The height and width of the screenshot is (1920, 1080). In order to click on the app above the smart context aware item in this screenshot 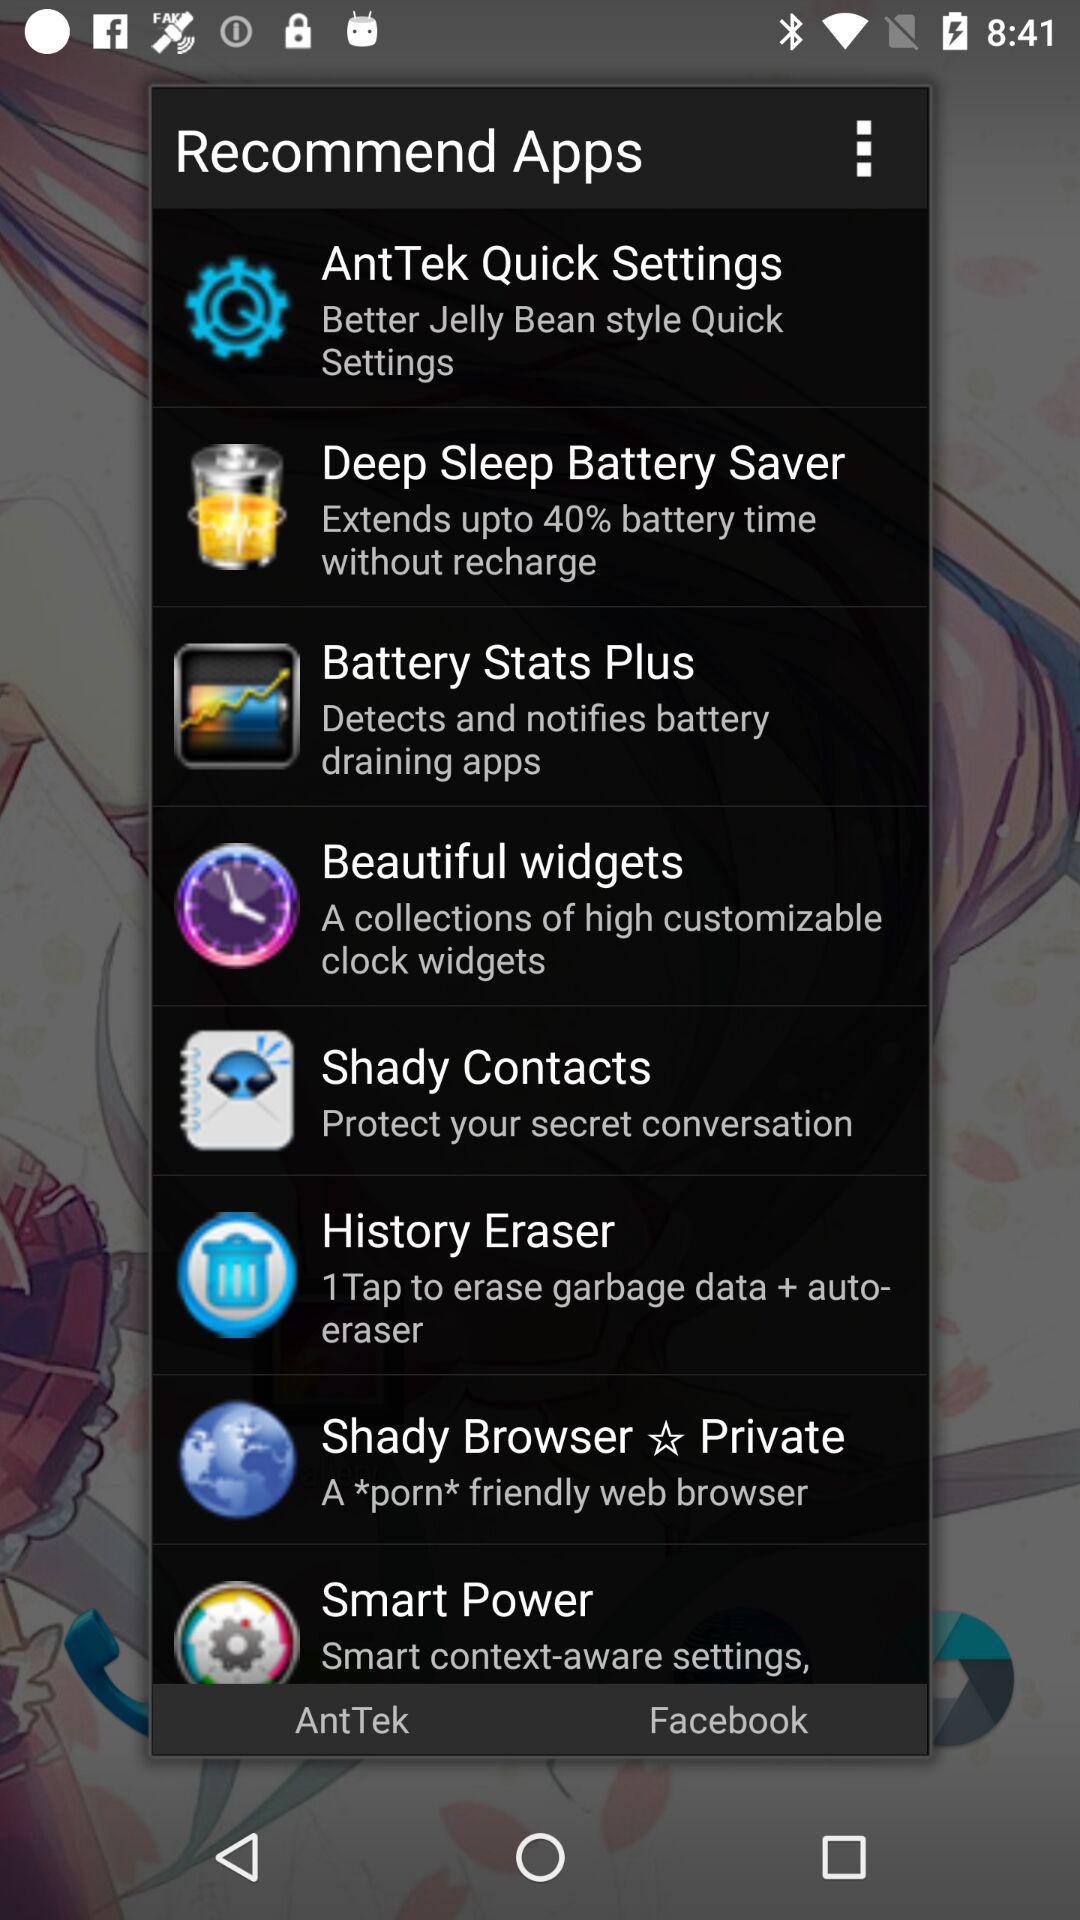, I will do `click(612, 1596)`.